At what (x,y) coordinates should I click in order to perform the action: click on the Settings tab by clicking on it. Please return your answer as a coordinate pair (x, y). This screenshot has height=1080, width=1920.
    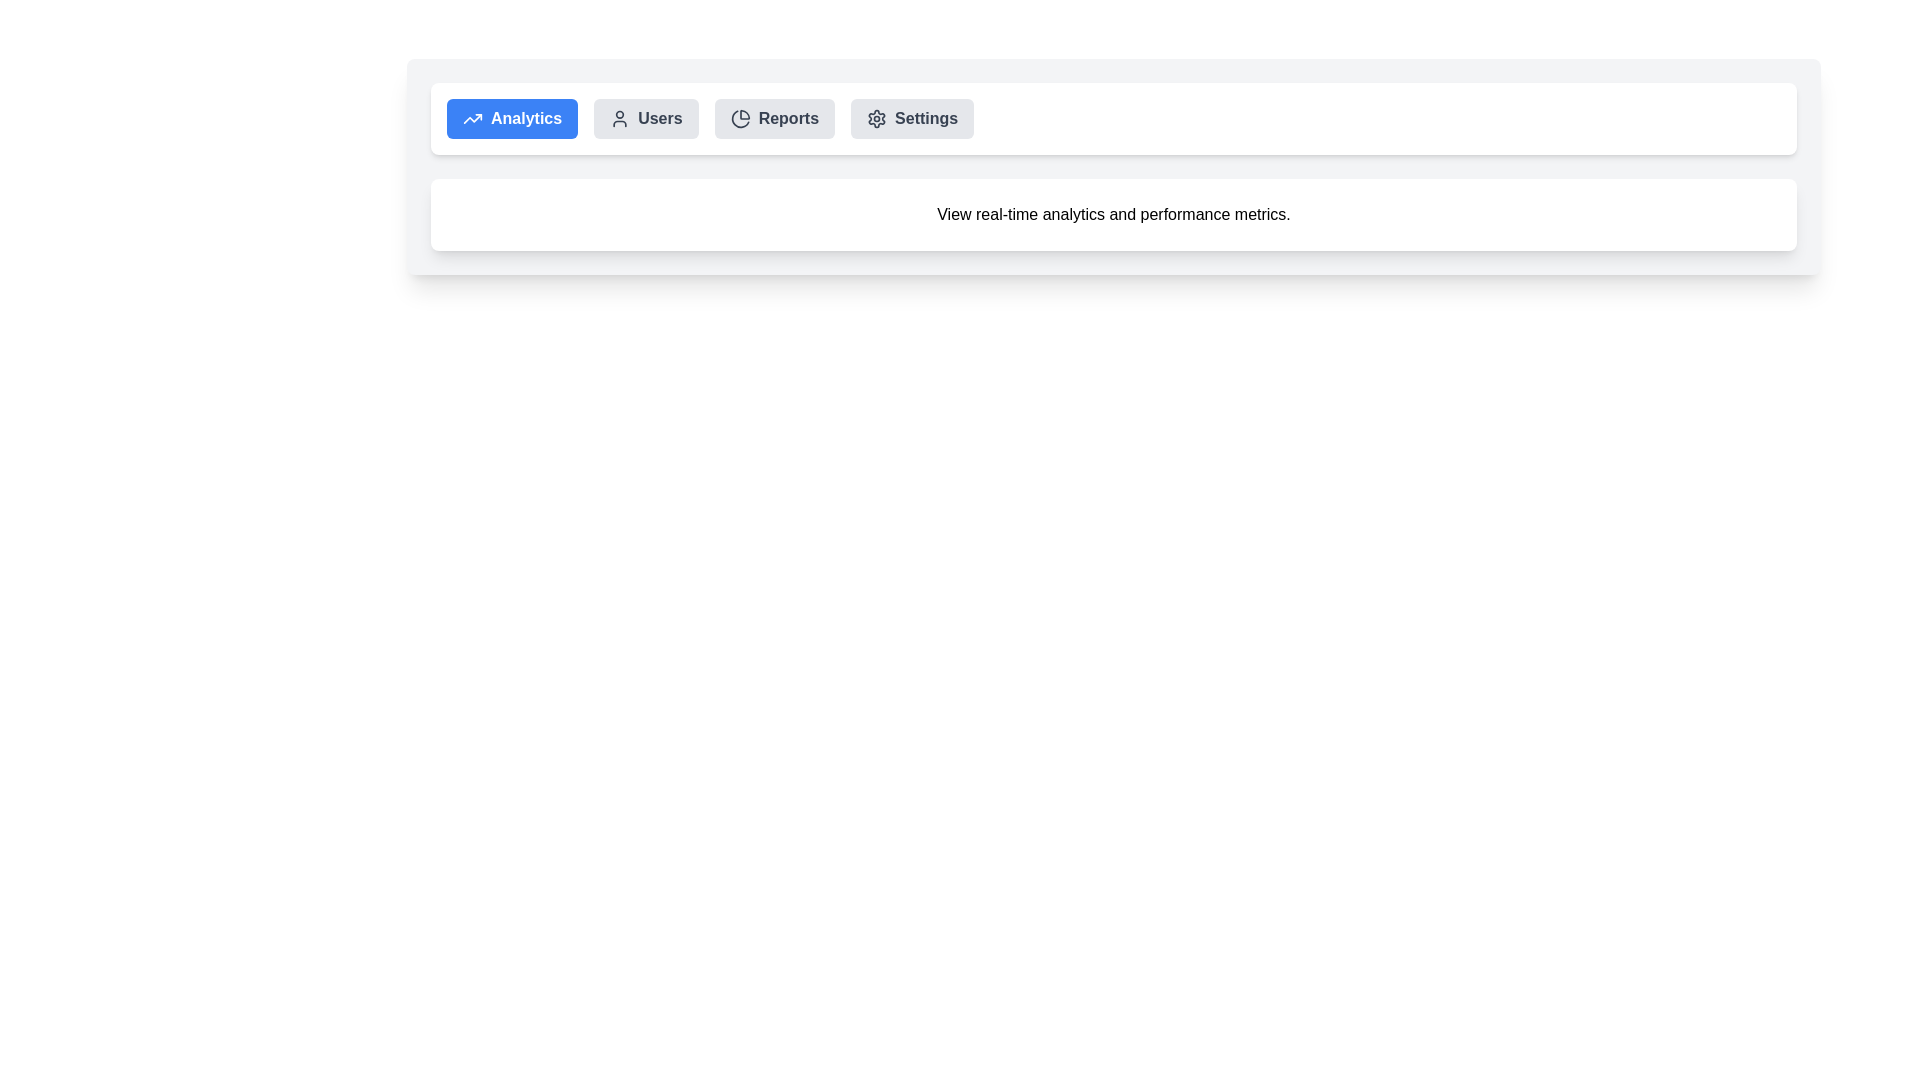
    Looking at the image, I should click on (911, 119).